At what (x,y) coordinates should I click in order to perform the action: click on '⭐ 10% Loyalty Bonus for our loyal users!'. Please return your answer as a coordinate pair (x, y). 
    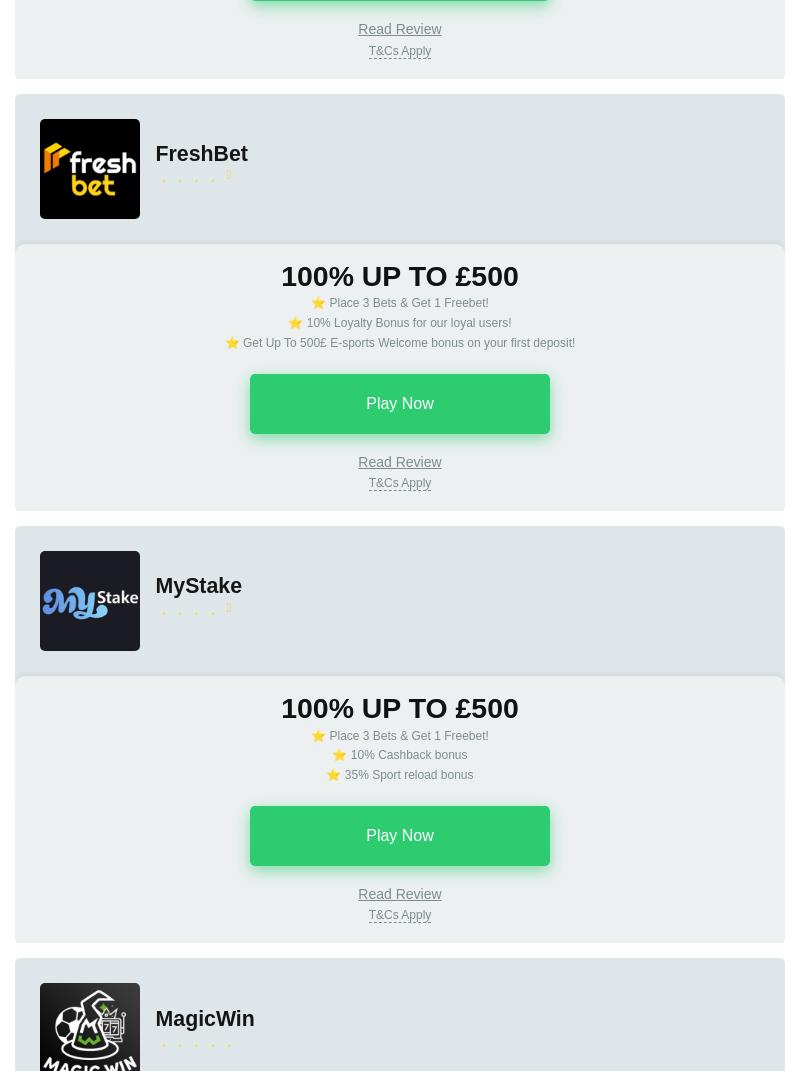
    Looking at the image, I should click on (398, 321).